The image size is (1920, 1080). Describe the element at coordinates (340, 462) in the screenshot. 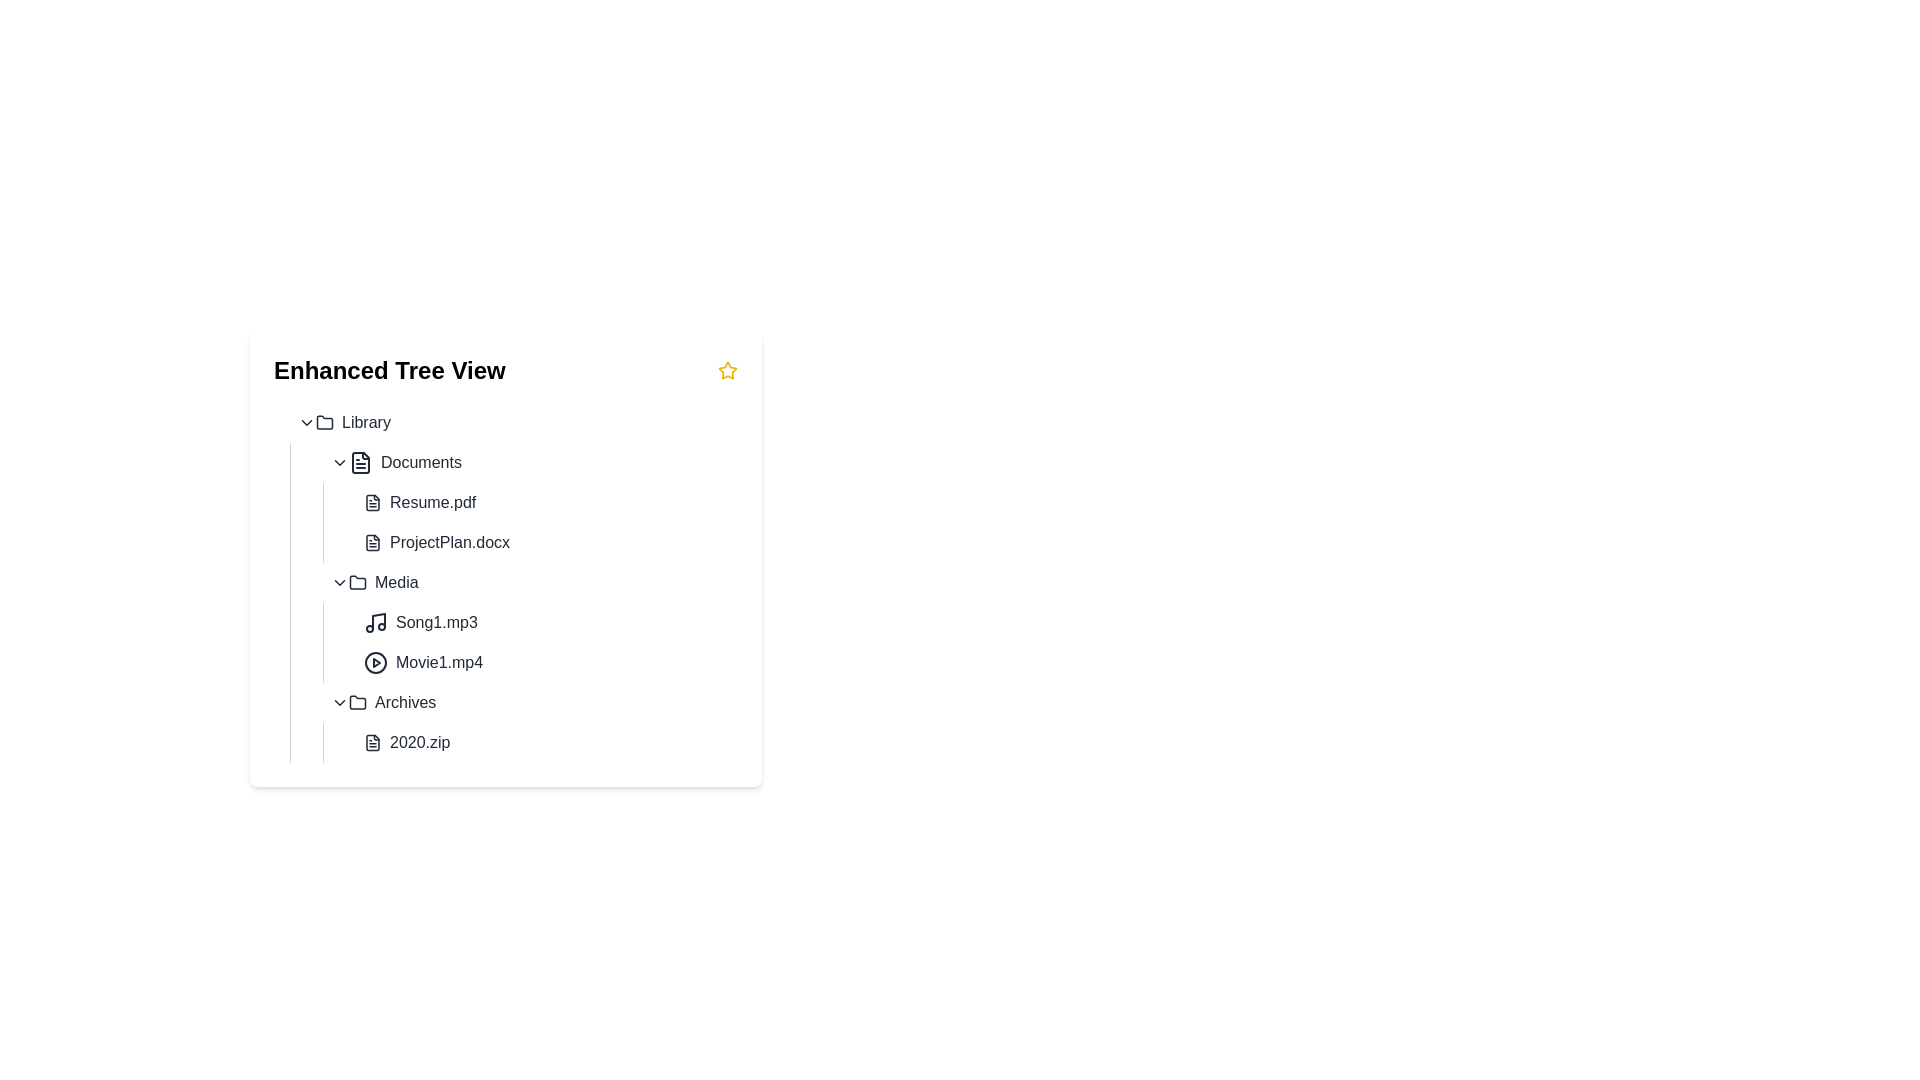

I see `the chevron icon` at that location.